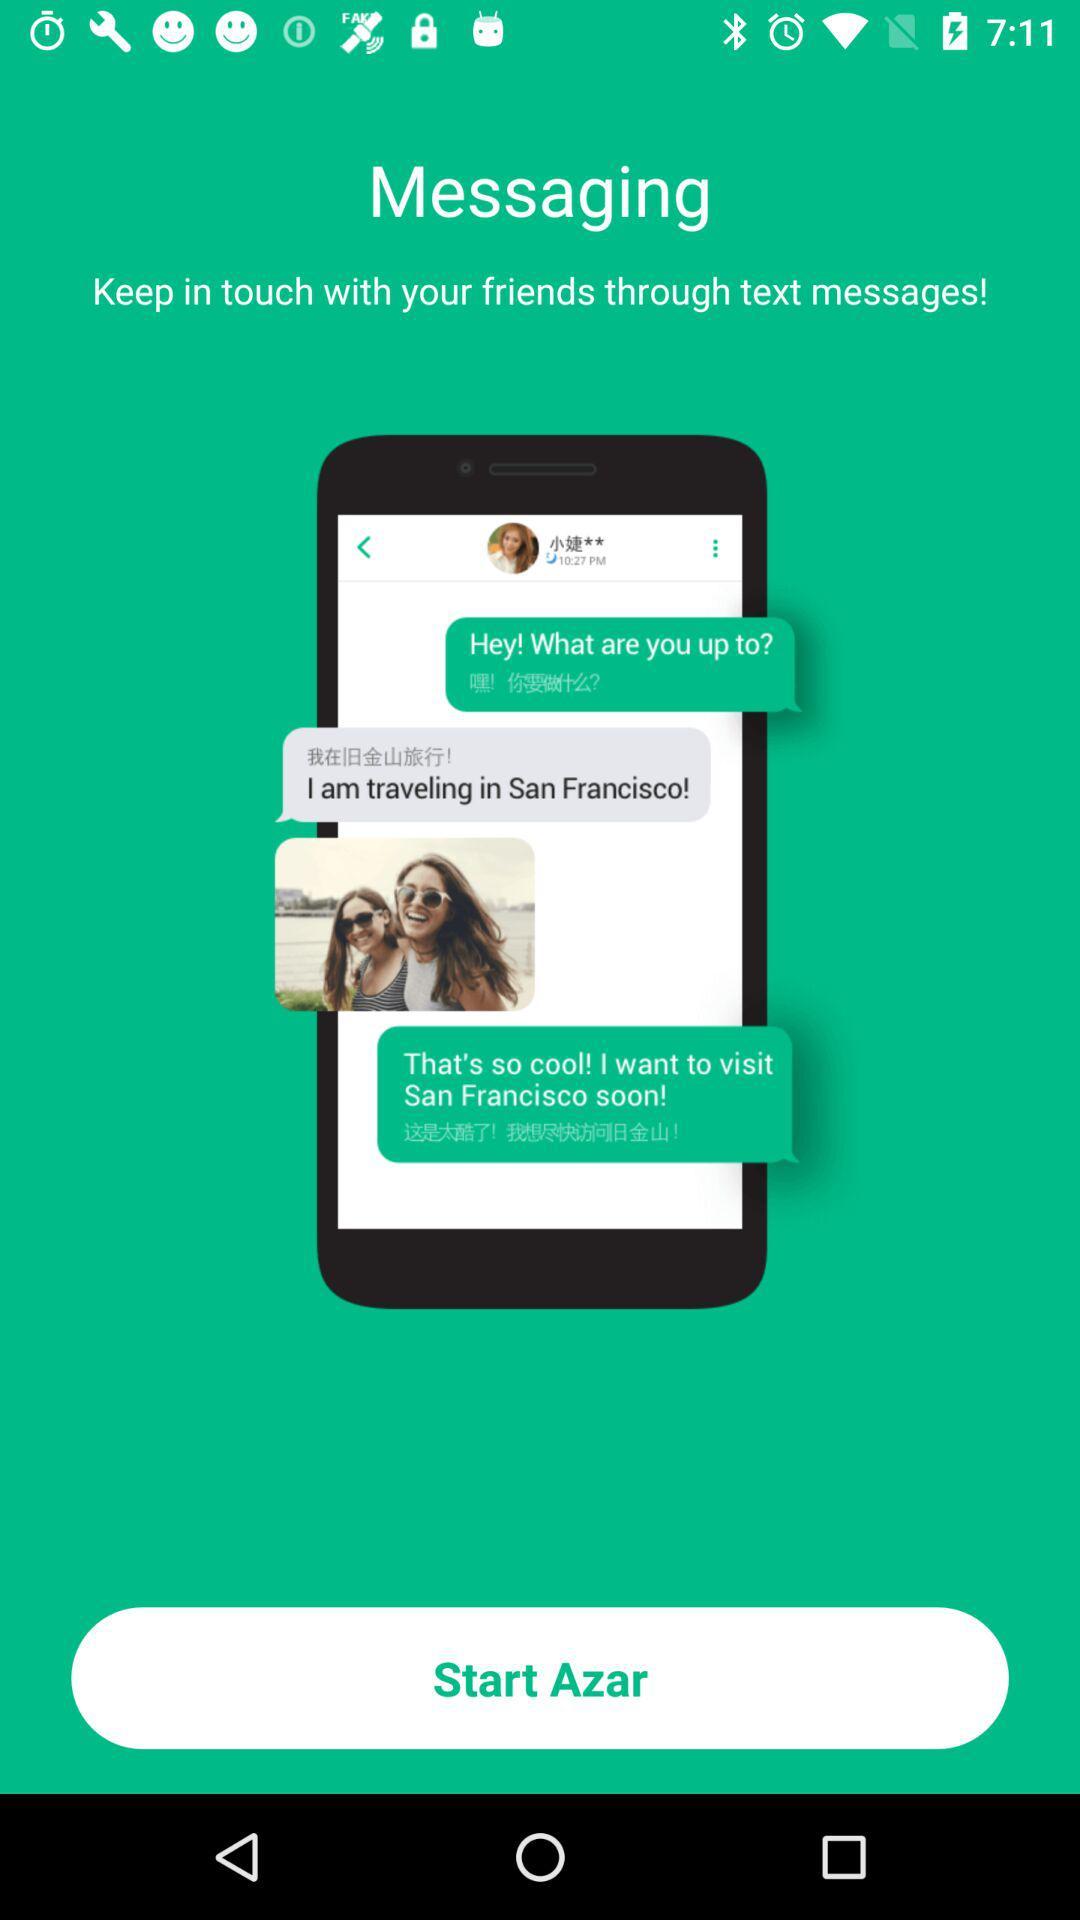 This screenshot has width=1080, height=1920. What do you see at coordinates (540, 1678) in the screenshot?
I see `the start azar` at bounding box center [540, 1678].